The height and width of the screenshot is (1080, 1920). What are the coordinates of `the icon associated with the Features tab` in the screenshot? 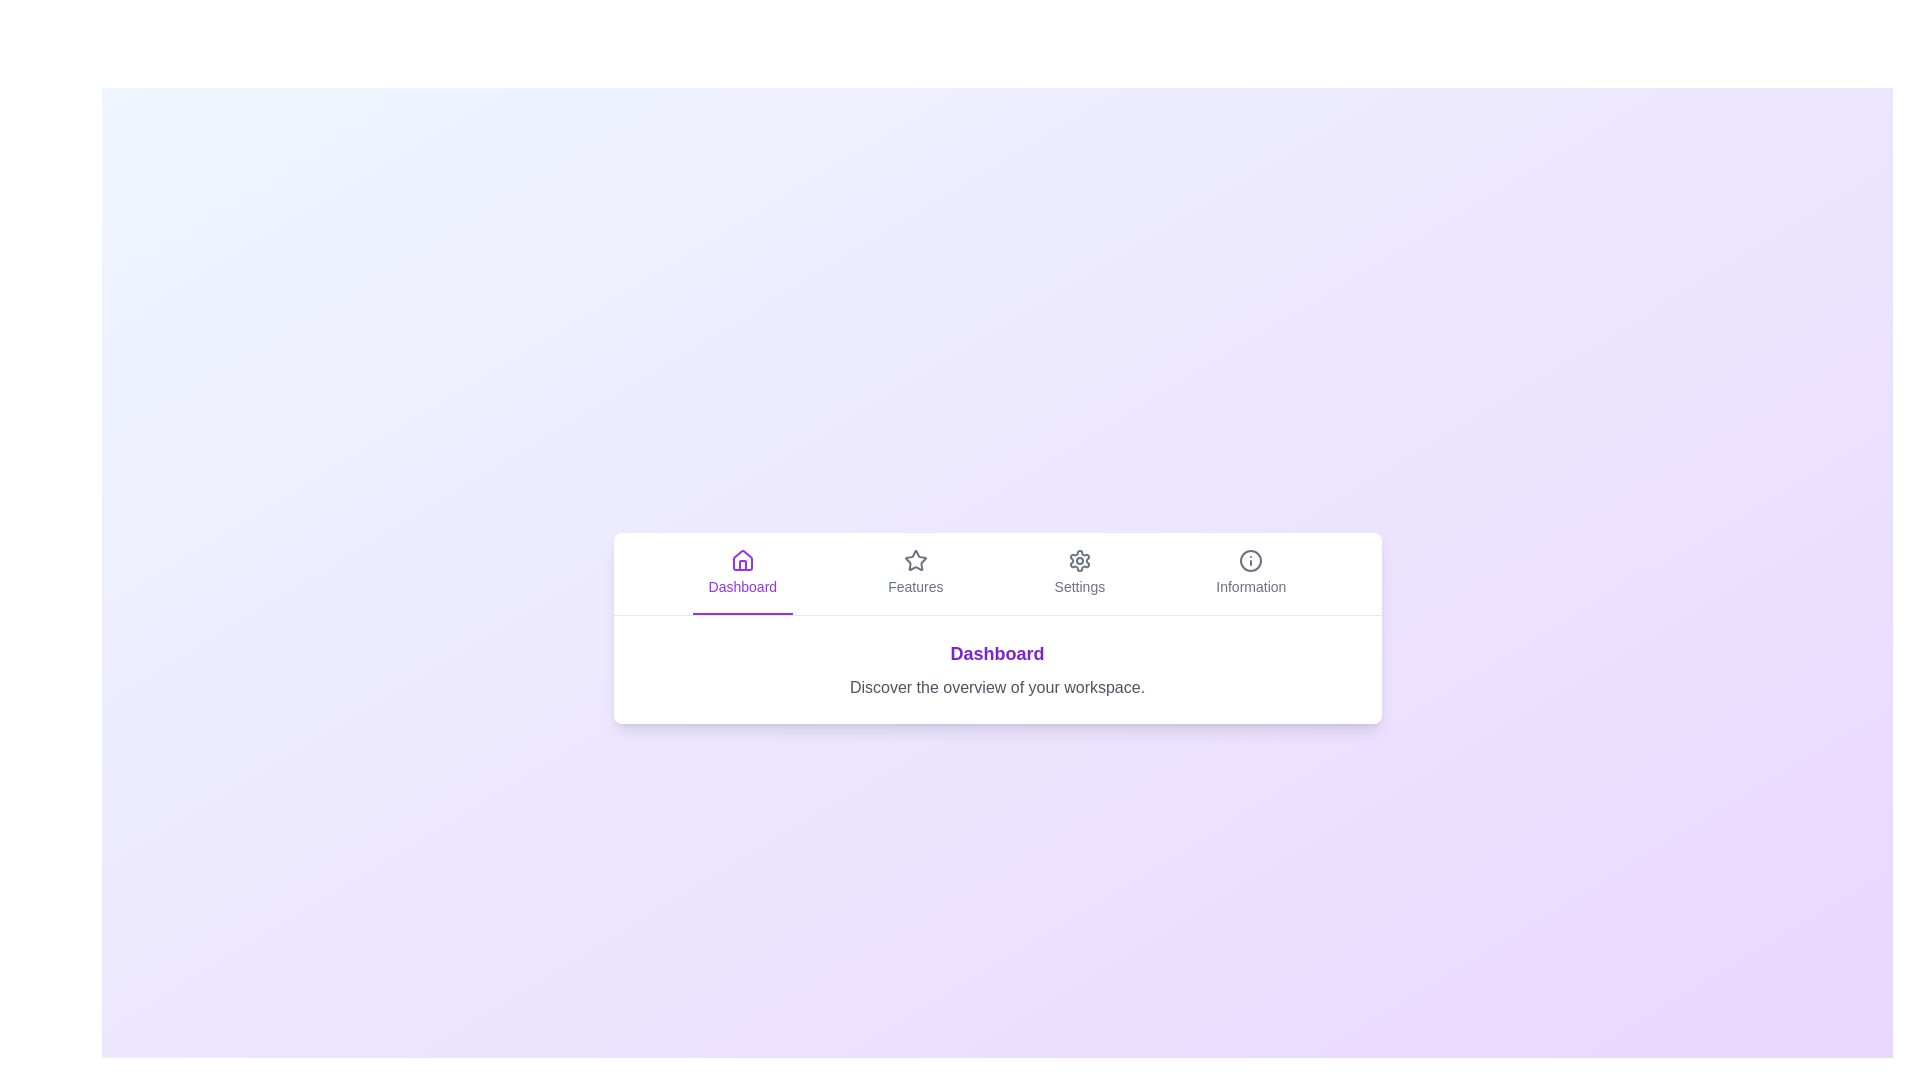 It's located at (914, 560).